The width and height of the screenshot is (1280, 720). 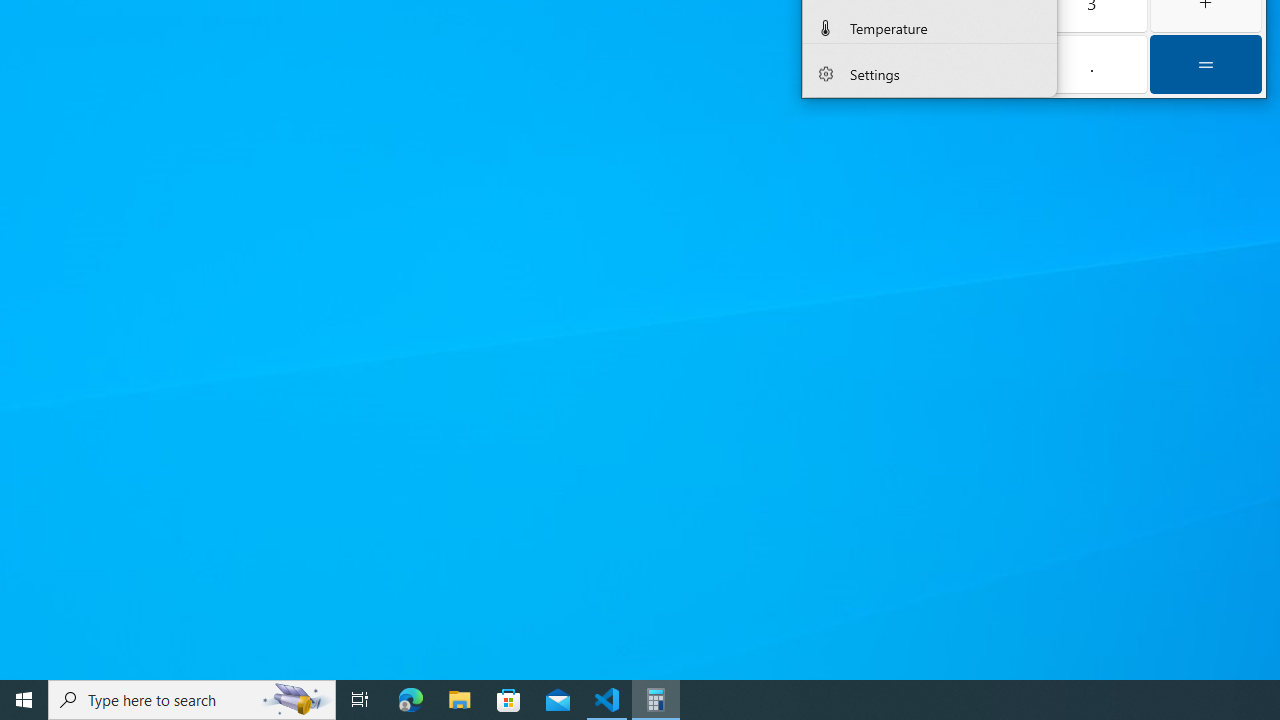 I want to click on 'Decimal separator', so click(x=1090, y=63).